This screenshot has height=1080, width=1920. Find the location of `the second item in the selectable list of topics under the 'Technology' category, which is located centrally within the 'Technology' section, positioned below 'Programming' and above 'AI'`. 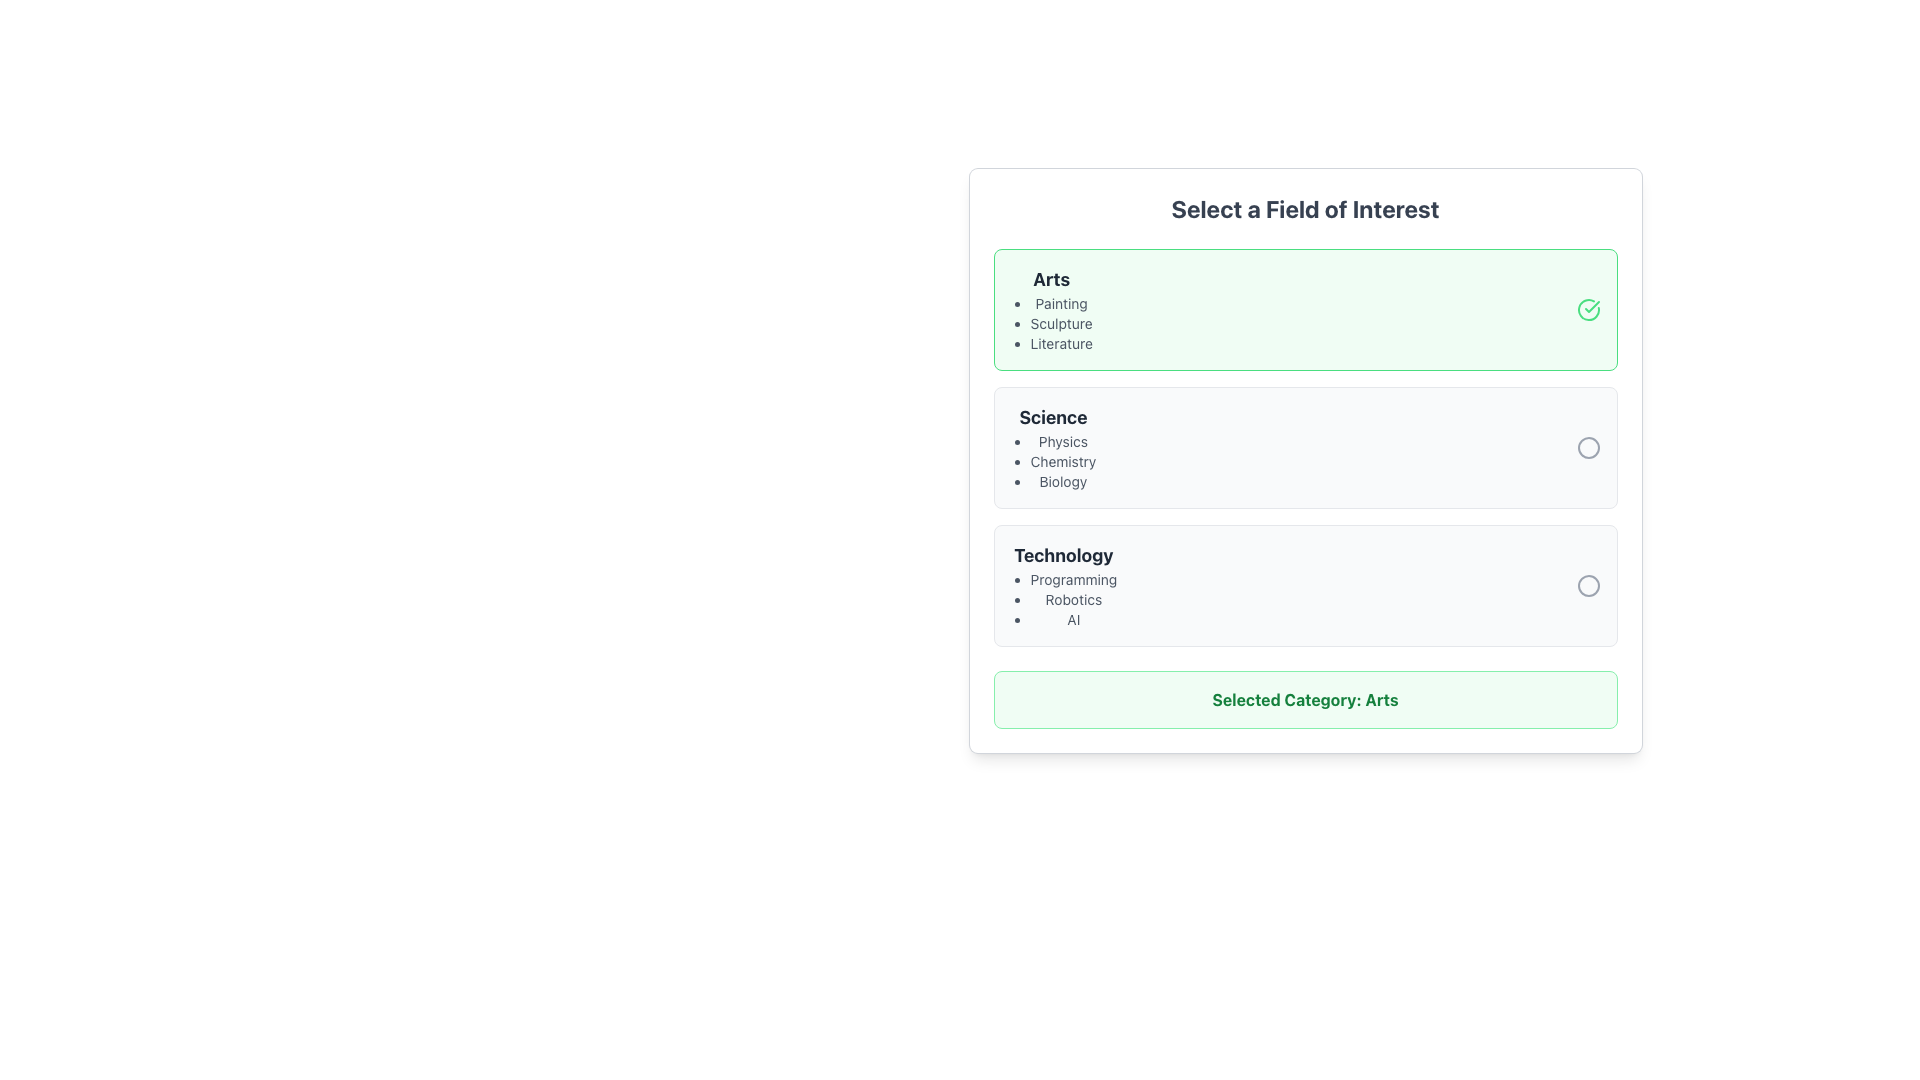

the second item in the selectable list of topics under the 'Technology' category, which is located centrally within the 'Technology' section, positioned below 'Programming' and above 'AI' is located at coordinates (1072, 599).